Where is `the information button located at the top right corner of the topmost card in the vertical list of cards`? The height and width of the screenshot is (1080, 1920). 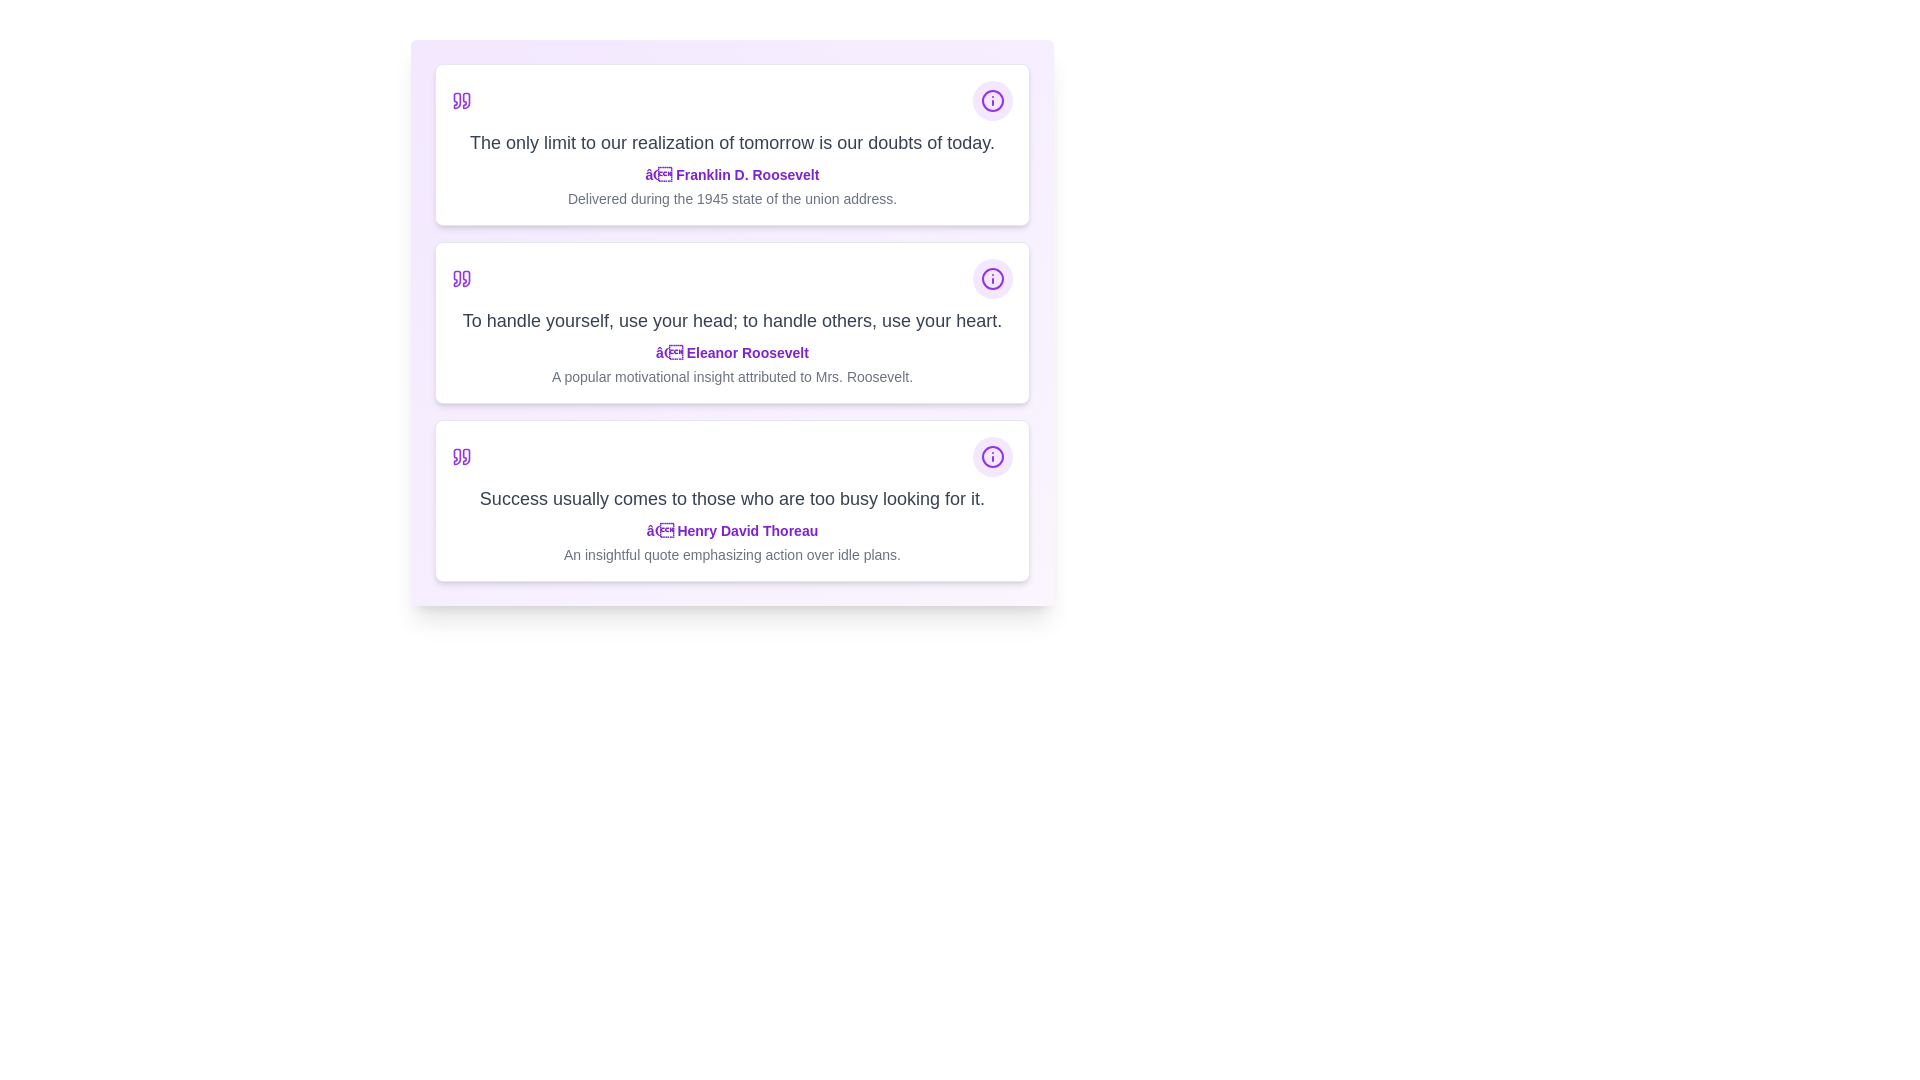
the information button located at the top right corner of the topmost card in the vertical list of cards is located at coordinates (993, 100).